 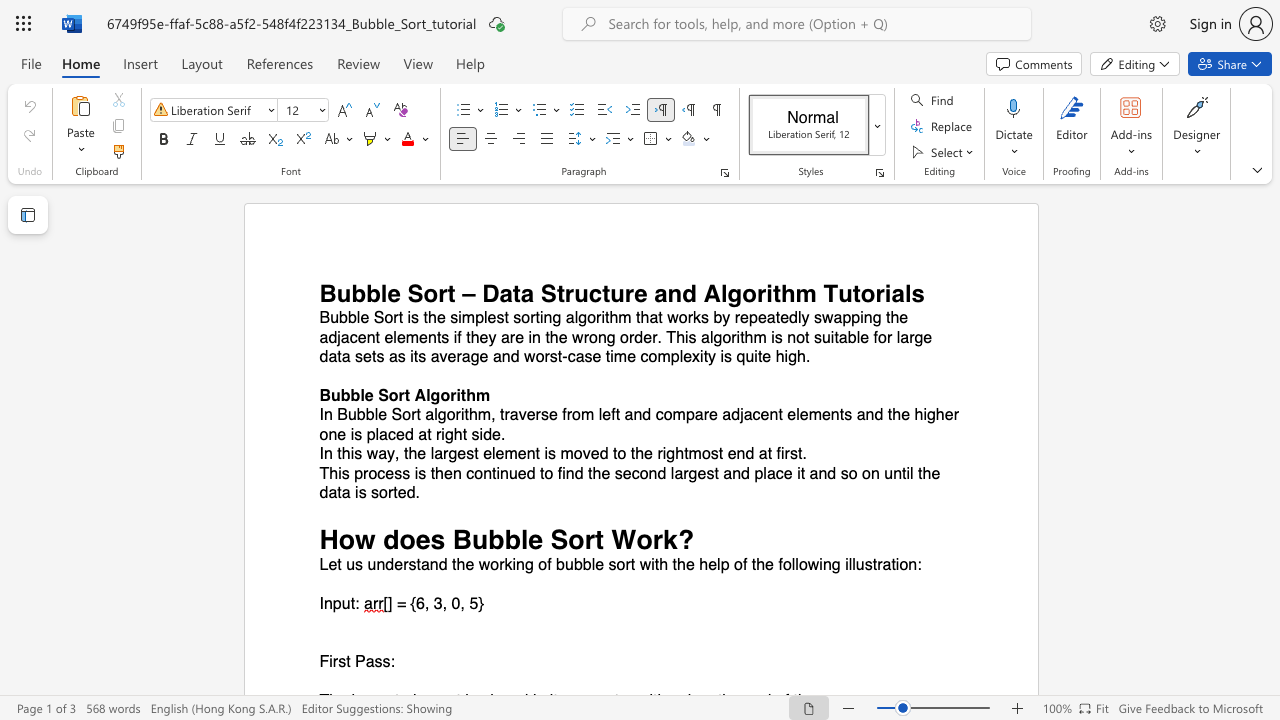 I want to click on the 1th character "o" in the text, so click(x=393, y=395).